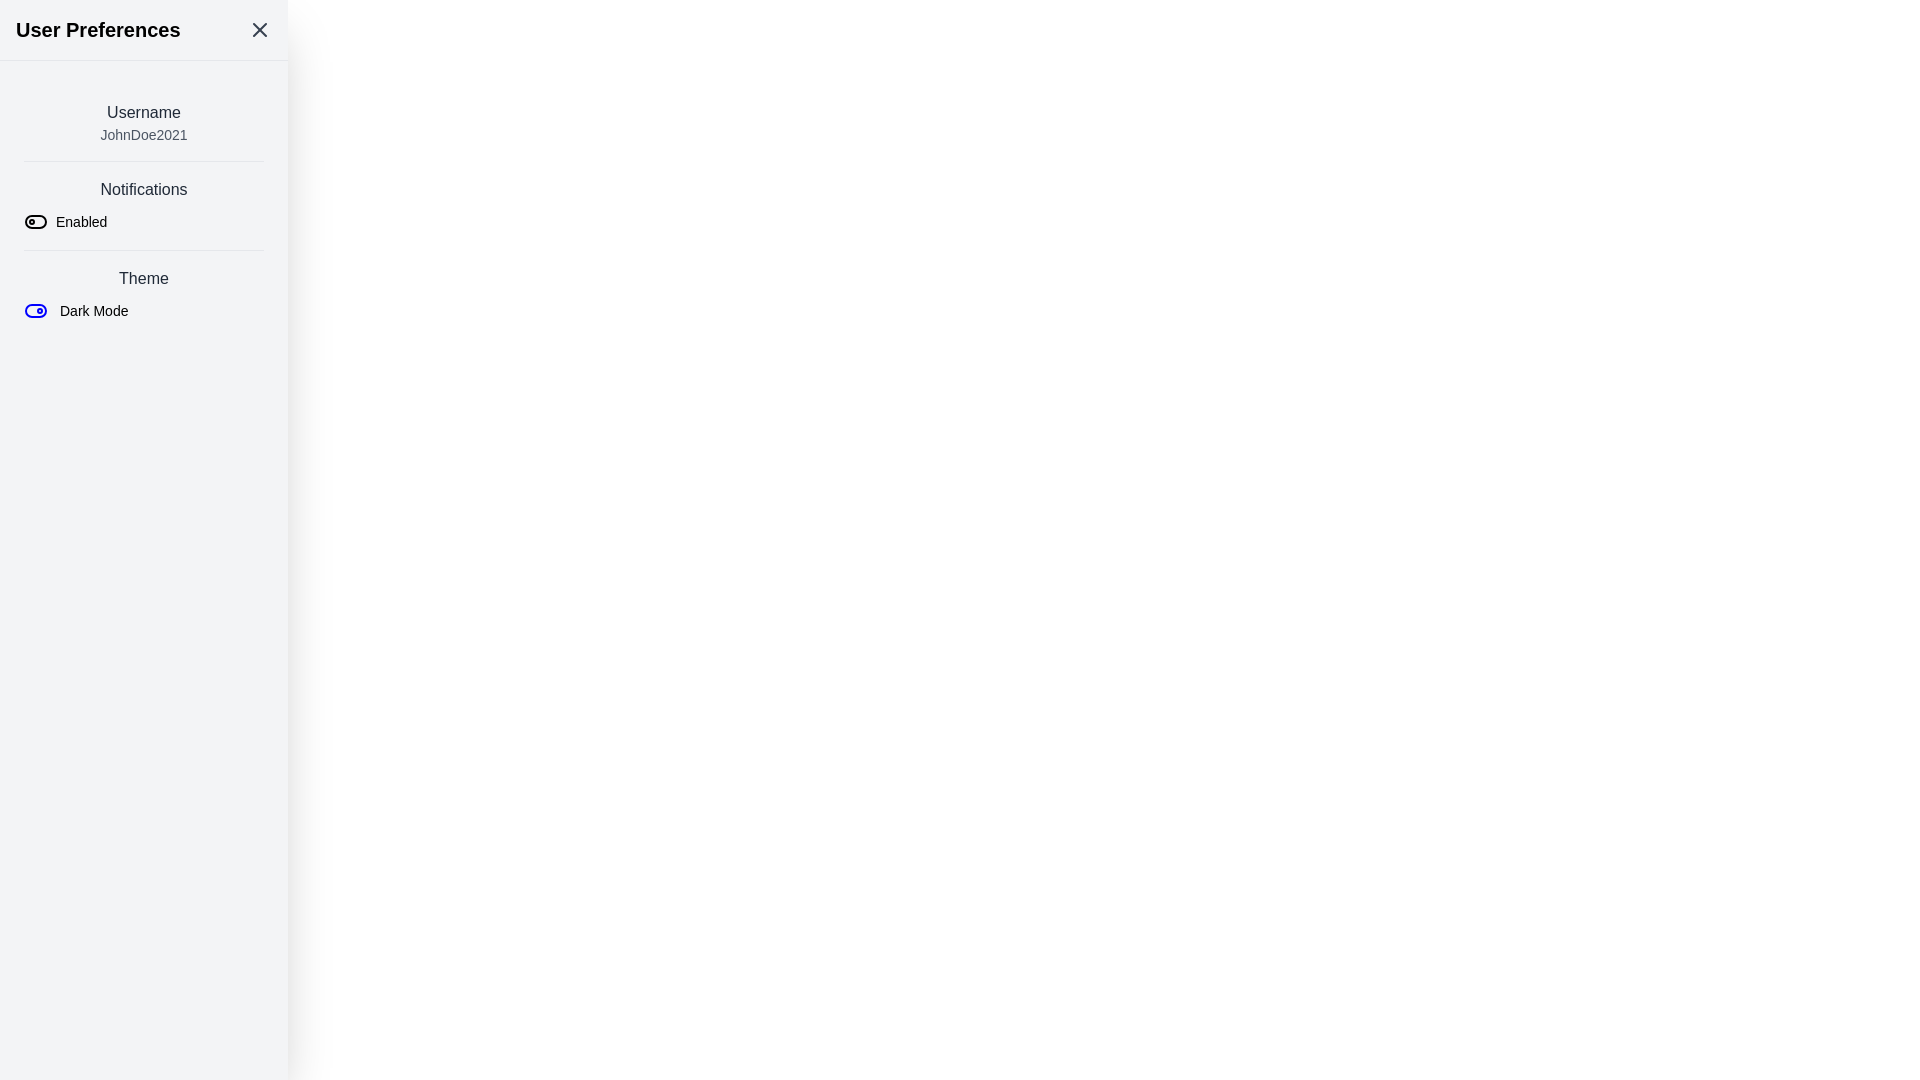  What do you see at coordinates (35, 222) in the screenshot?
I see `the Graphic Rectangle, which is a black rounded rectangle located within the toggle switch UI element representing the 'Enabled' state under the 'Notifications' section` at bounding box center [35, 222].